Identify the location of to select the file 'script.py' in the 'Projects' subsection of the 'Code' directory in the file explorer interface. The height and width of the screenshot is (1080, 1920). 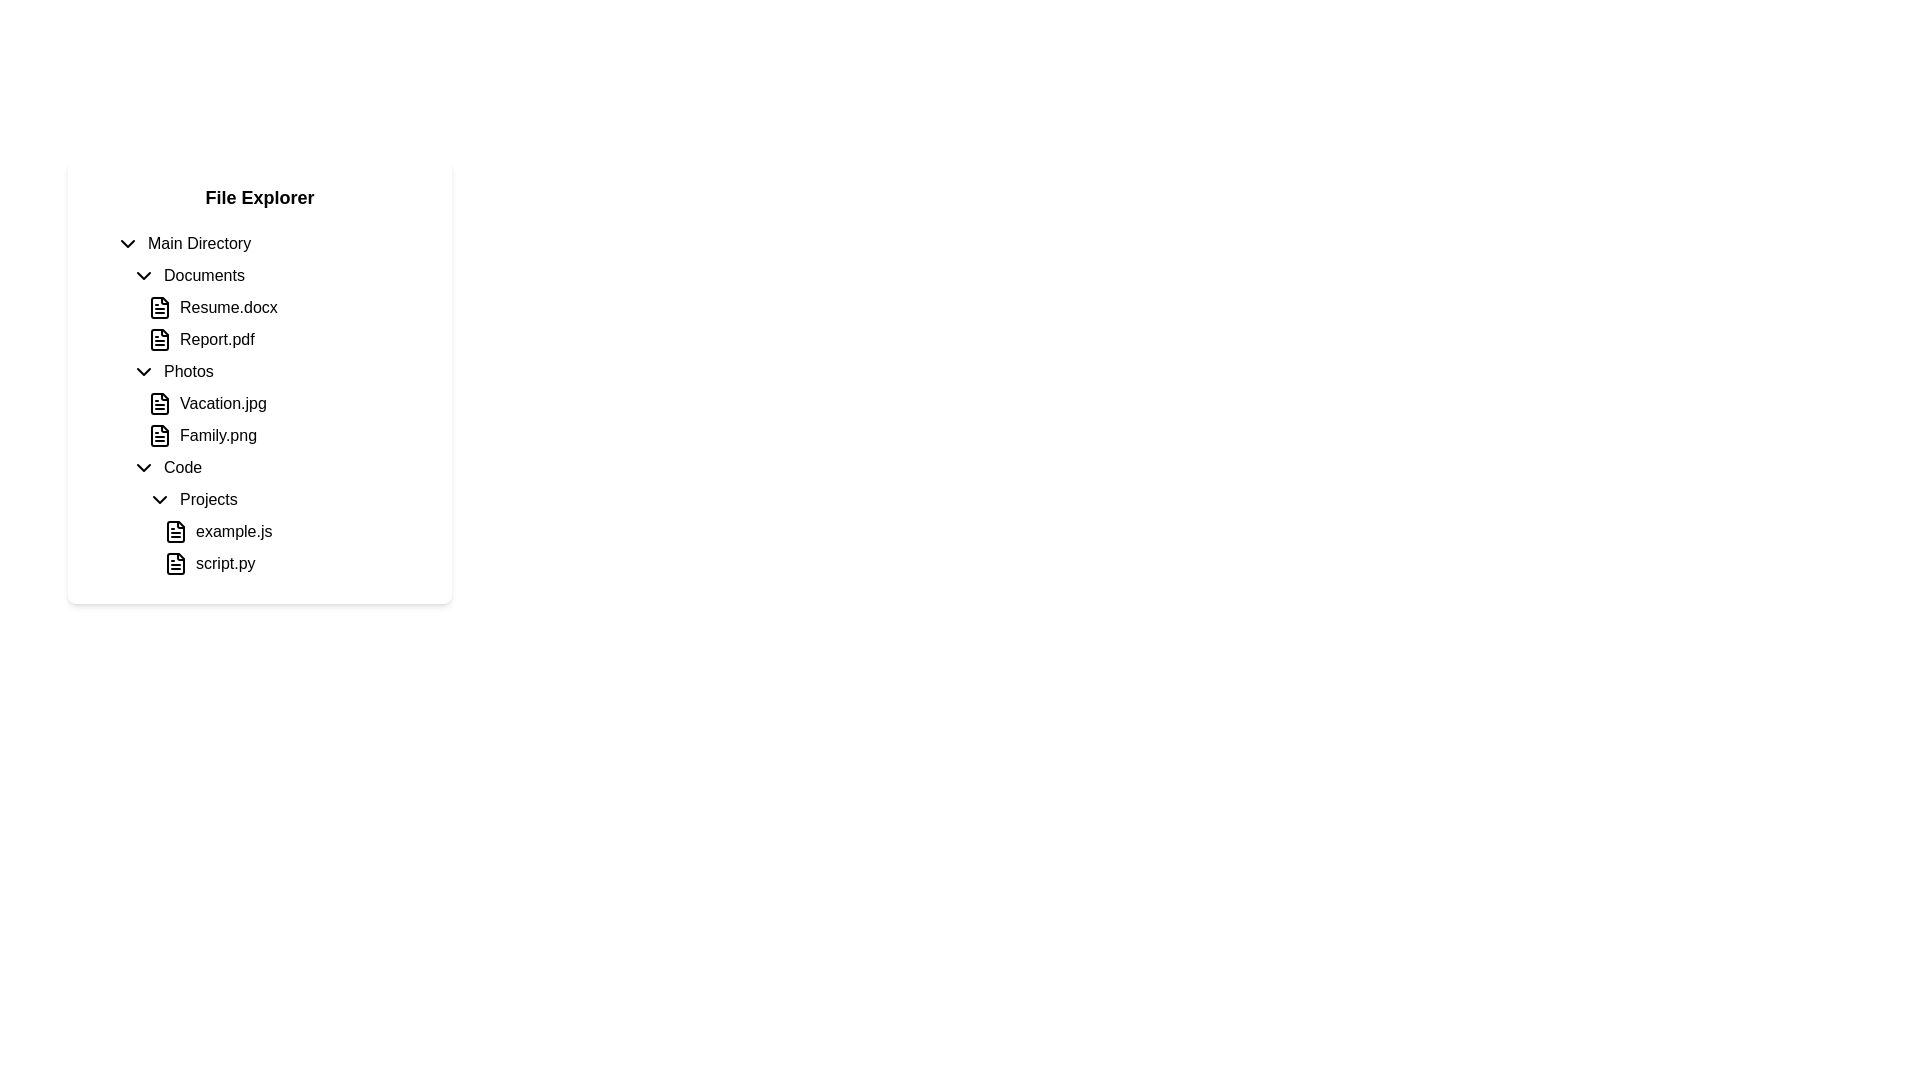
(291, 563).